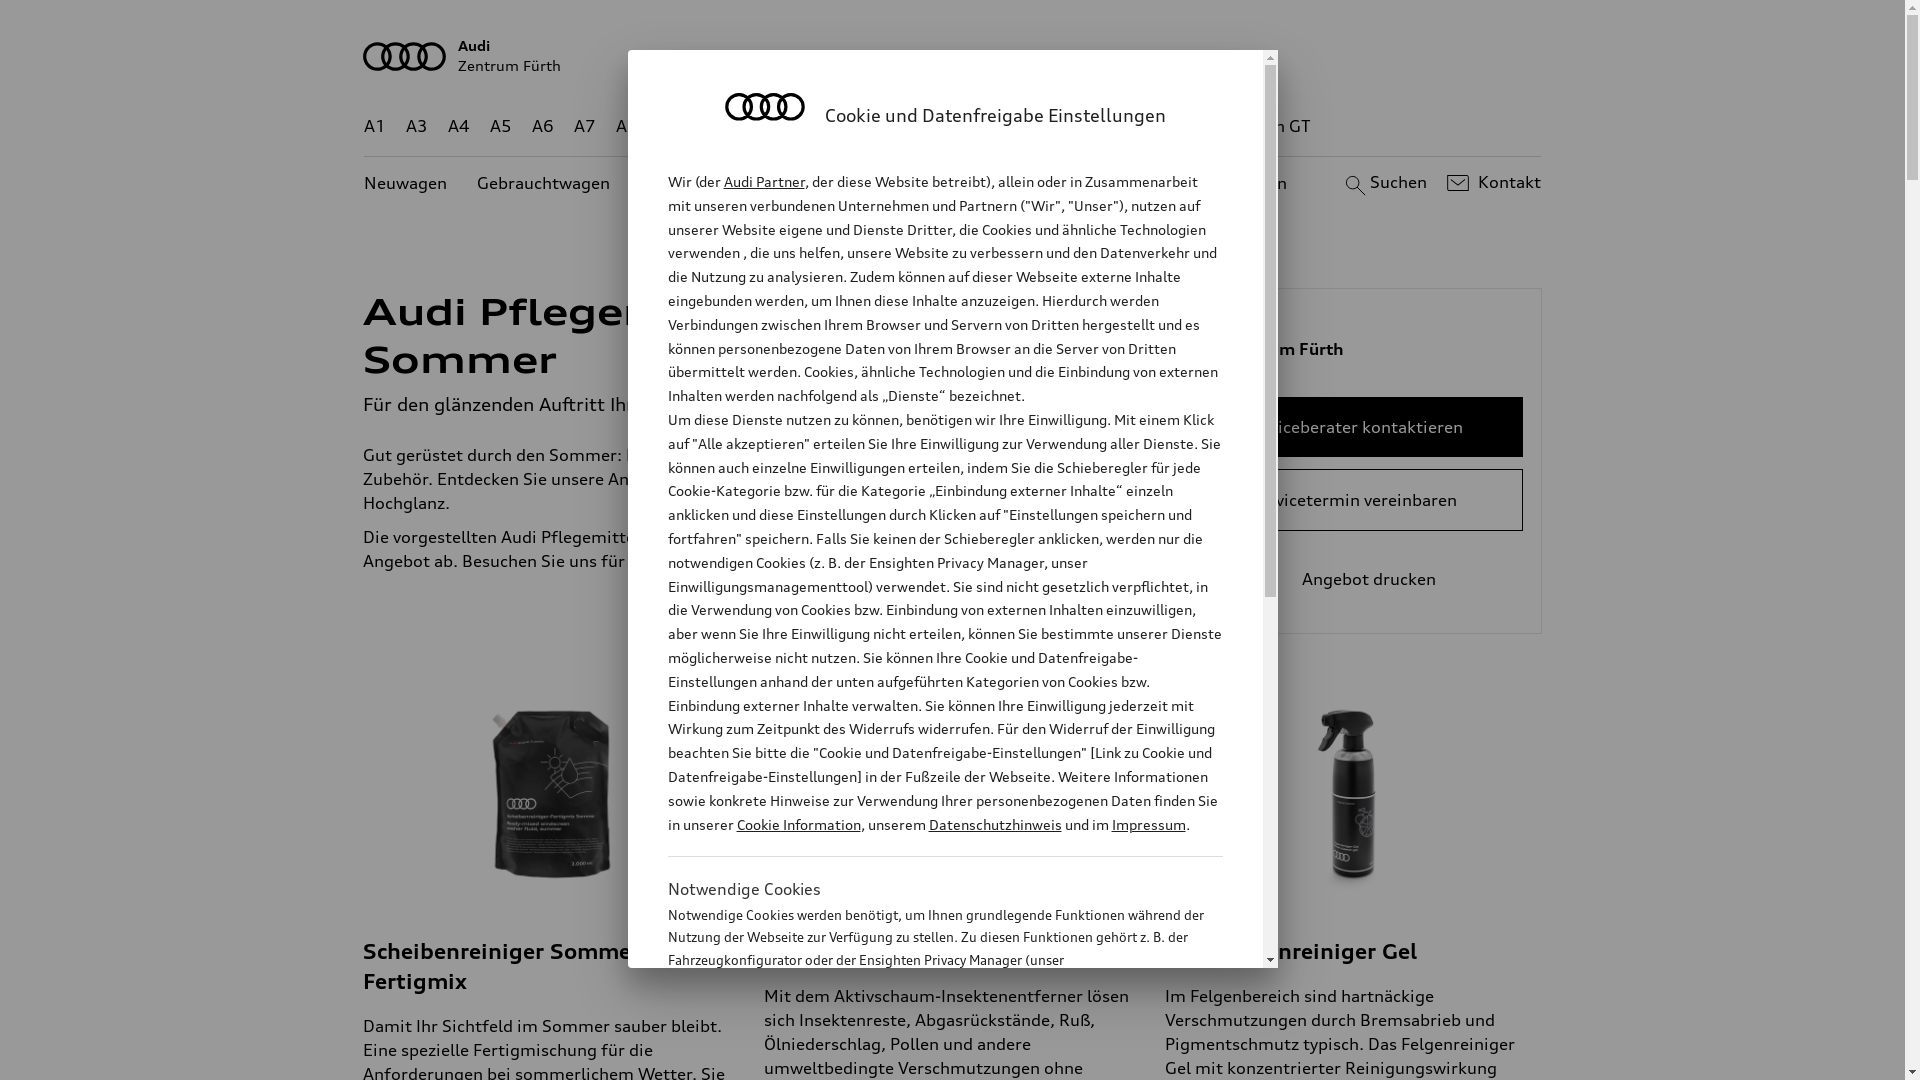 The width and height of the screenshot is (1920, 1080). What do you see at coordinates (1190, 126) in the screenshot?
I see `'g-tron'` at bounding box center [1190, 126].